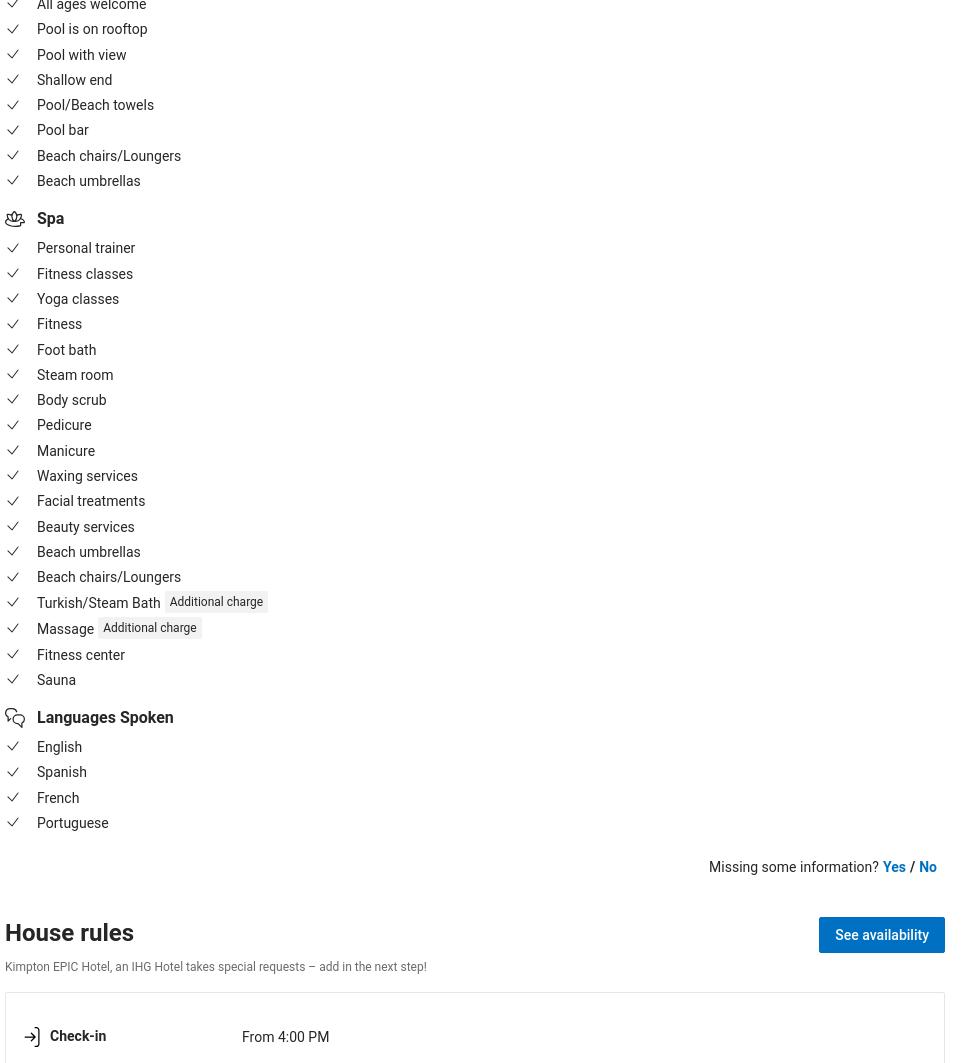 This screenshot has width=961, height=1063. Describe the element at coordinates (285, 1035) in the screenshot. I see `'From 4:00 PM'` at that location.